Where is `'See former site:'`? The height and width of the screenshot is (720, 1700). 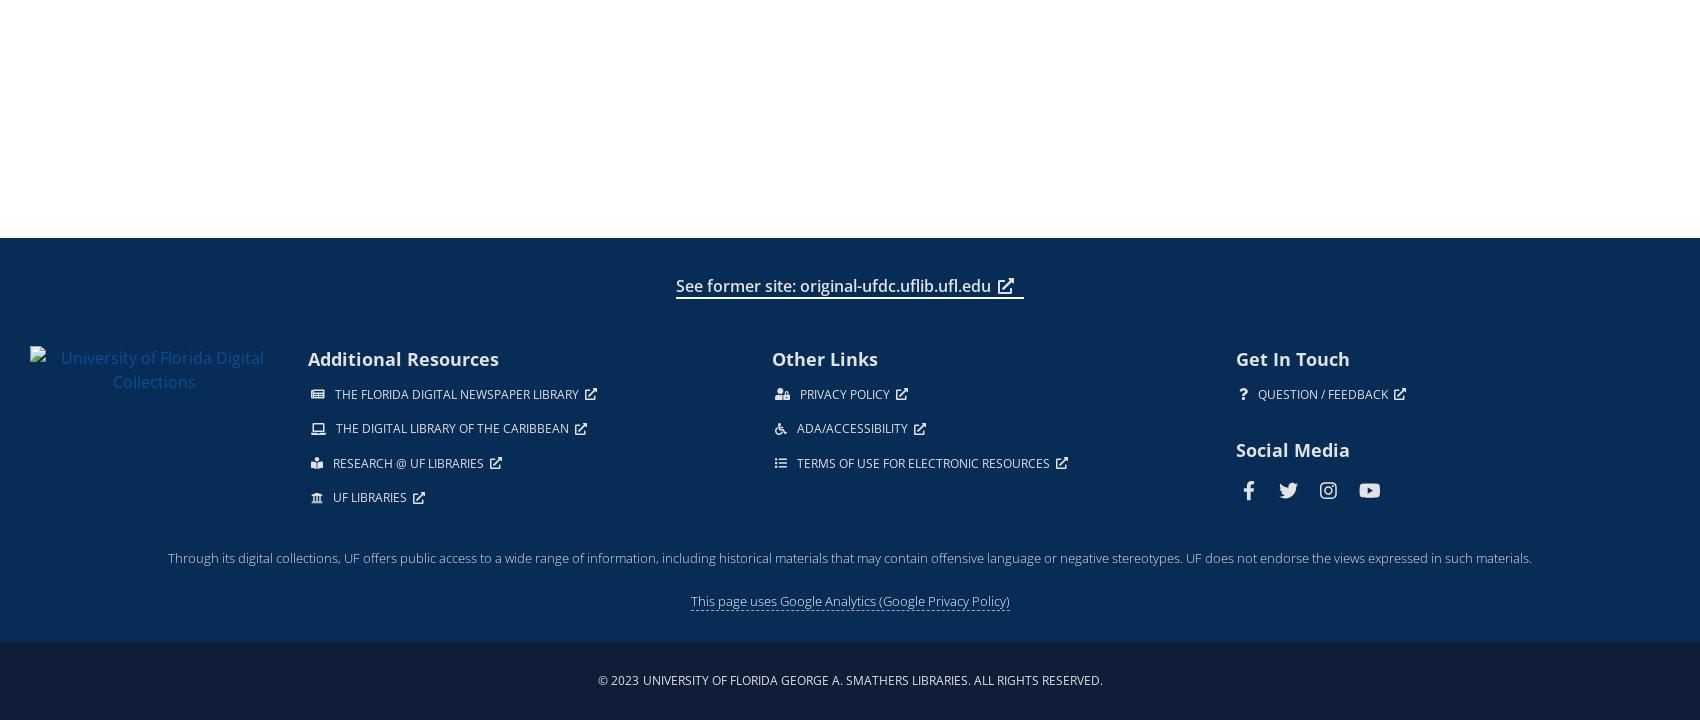
'See former site:' is located at coordinates (735, 284).